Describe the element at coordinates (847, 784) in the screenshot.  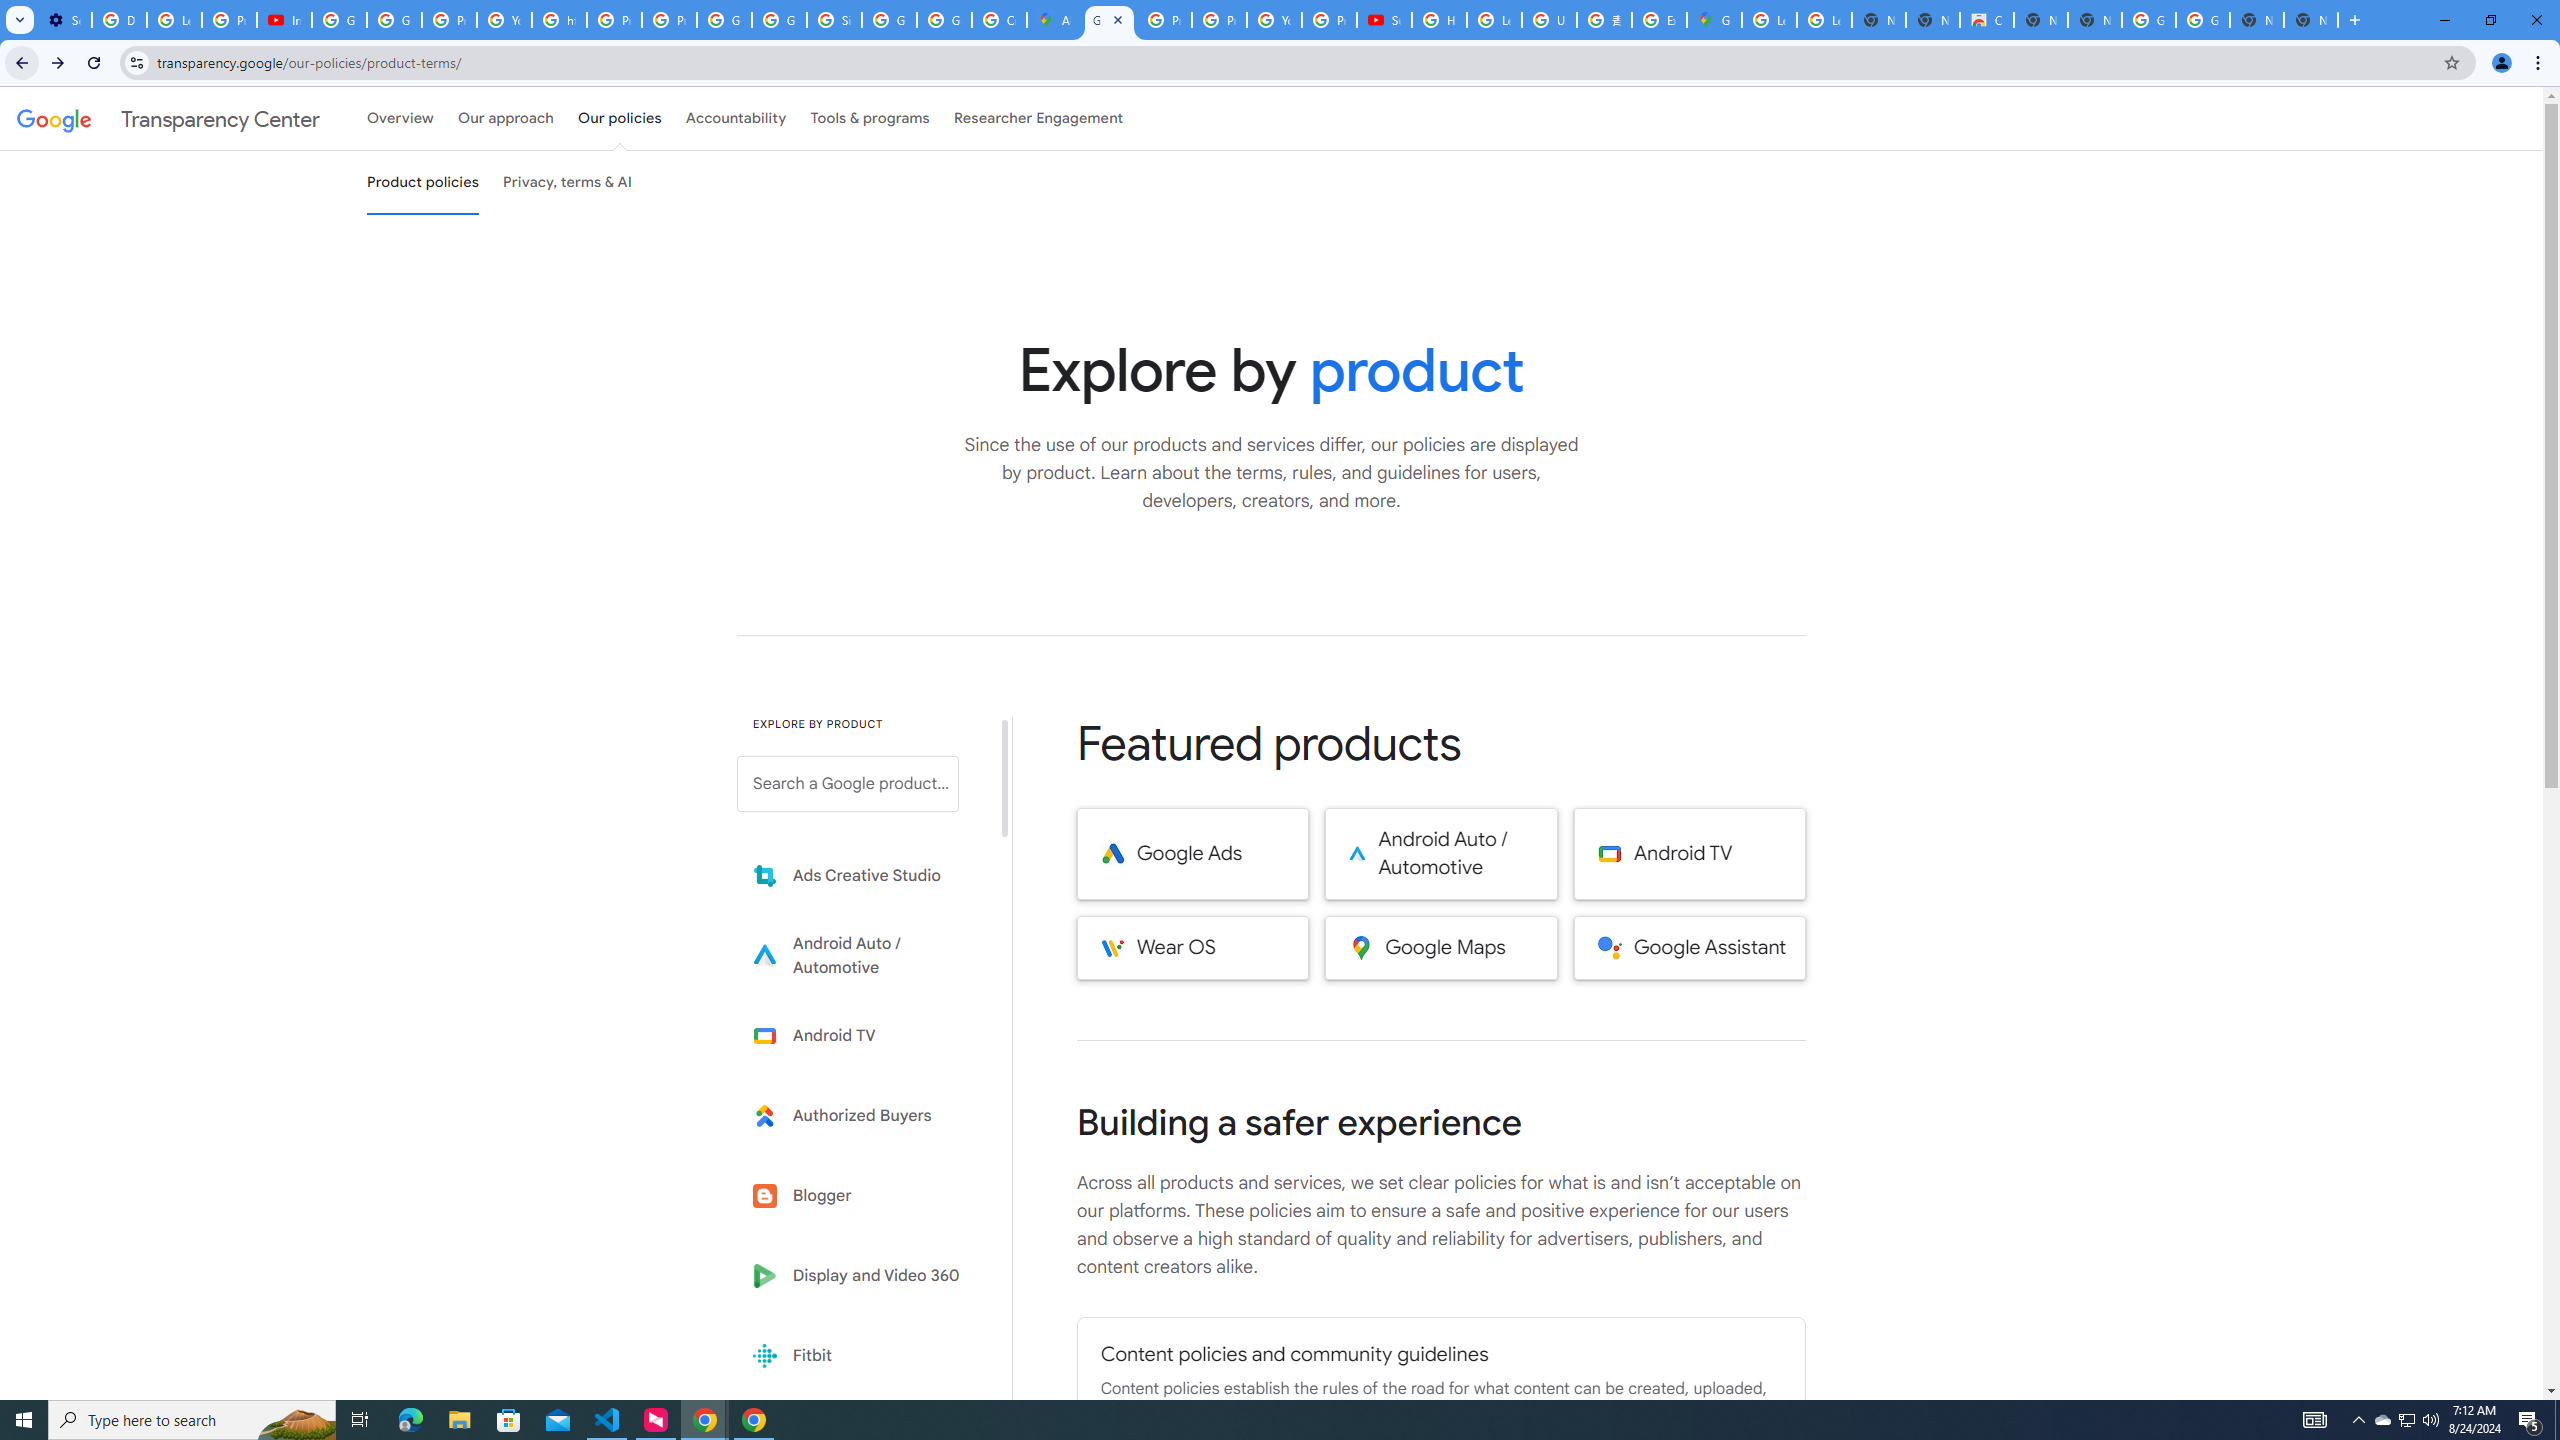
I see `'Search a Google product from below list.'` at that location.